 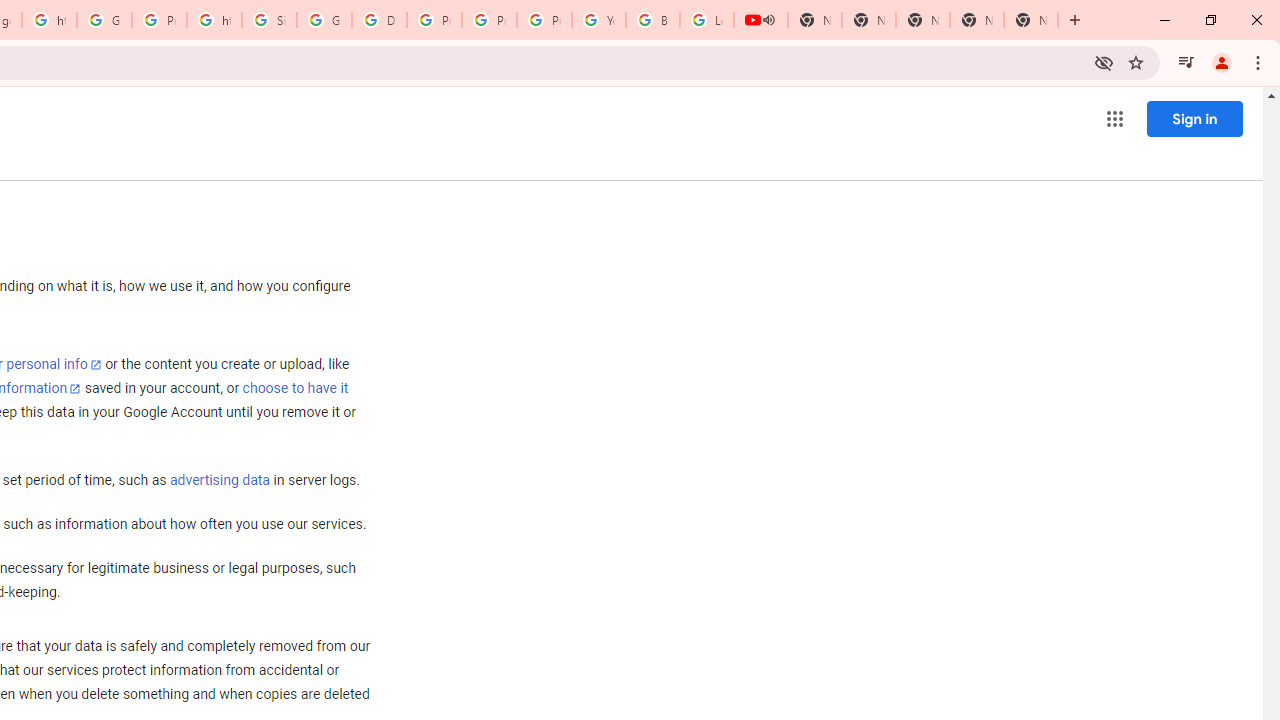 I want to click on 'Mute tab', so click(x=768, y=20).